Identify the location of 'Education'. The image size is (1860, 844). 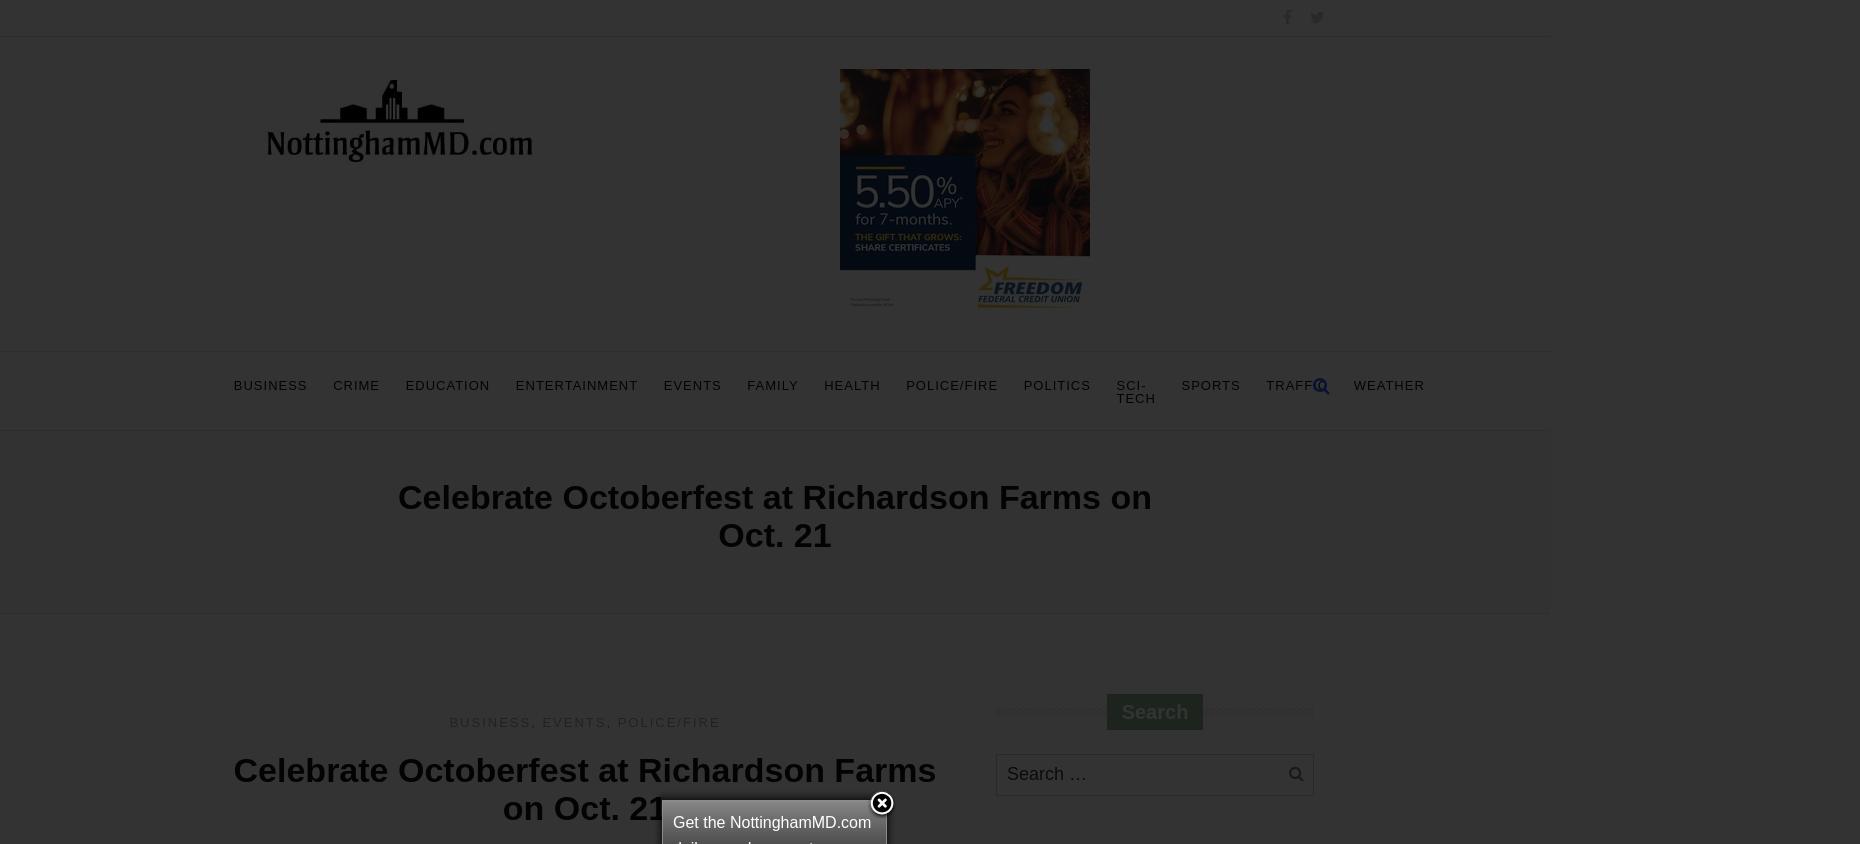
(447, 384).